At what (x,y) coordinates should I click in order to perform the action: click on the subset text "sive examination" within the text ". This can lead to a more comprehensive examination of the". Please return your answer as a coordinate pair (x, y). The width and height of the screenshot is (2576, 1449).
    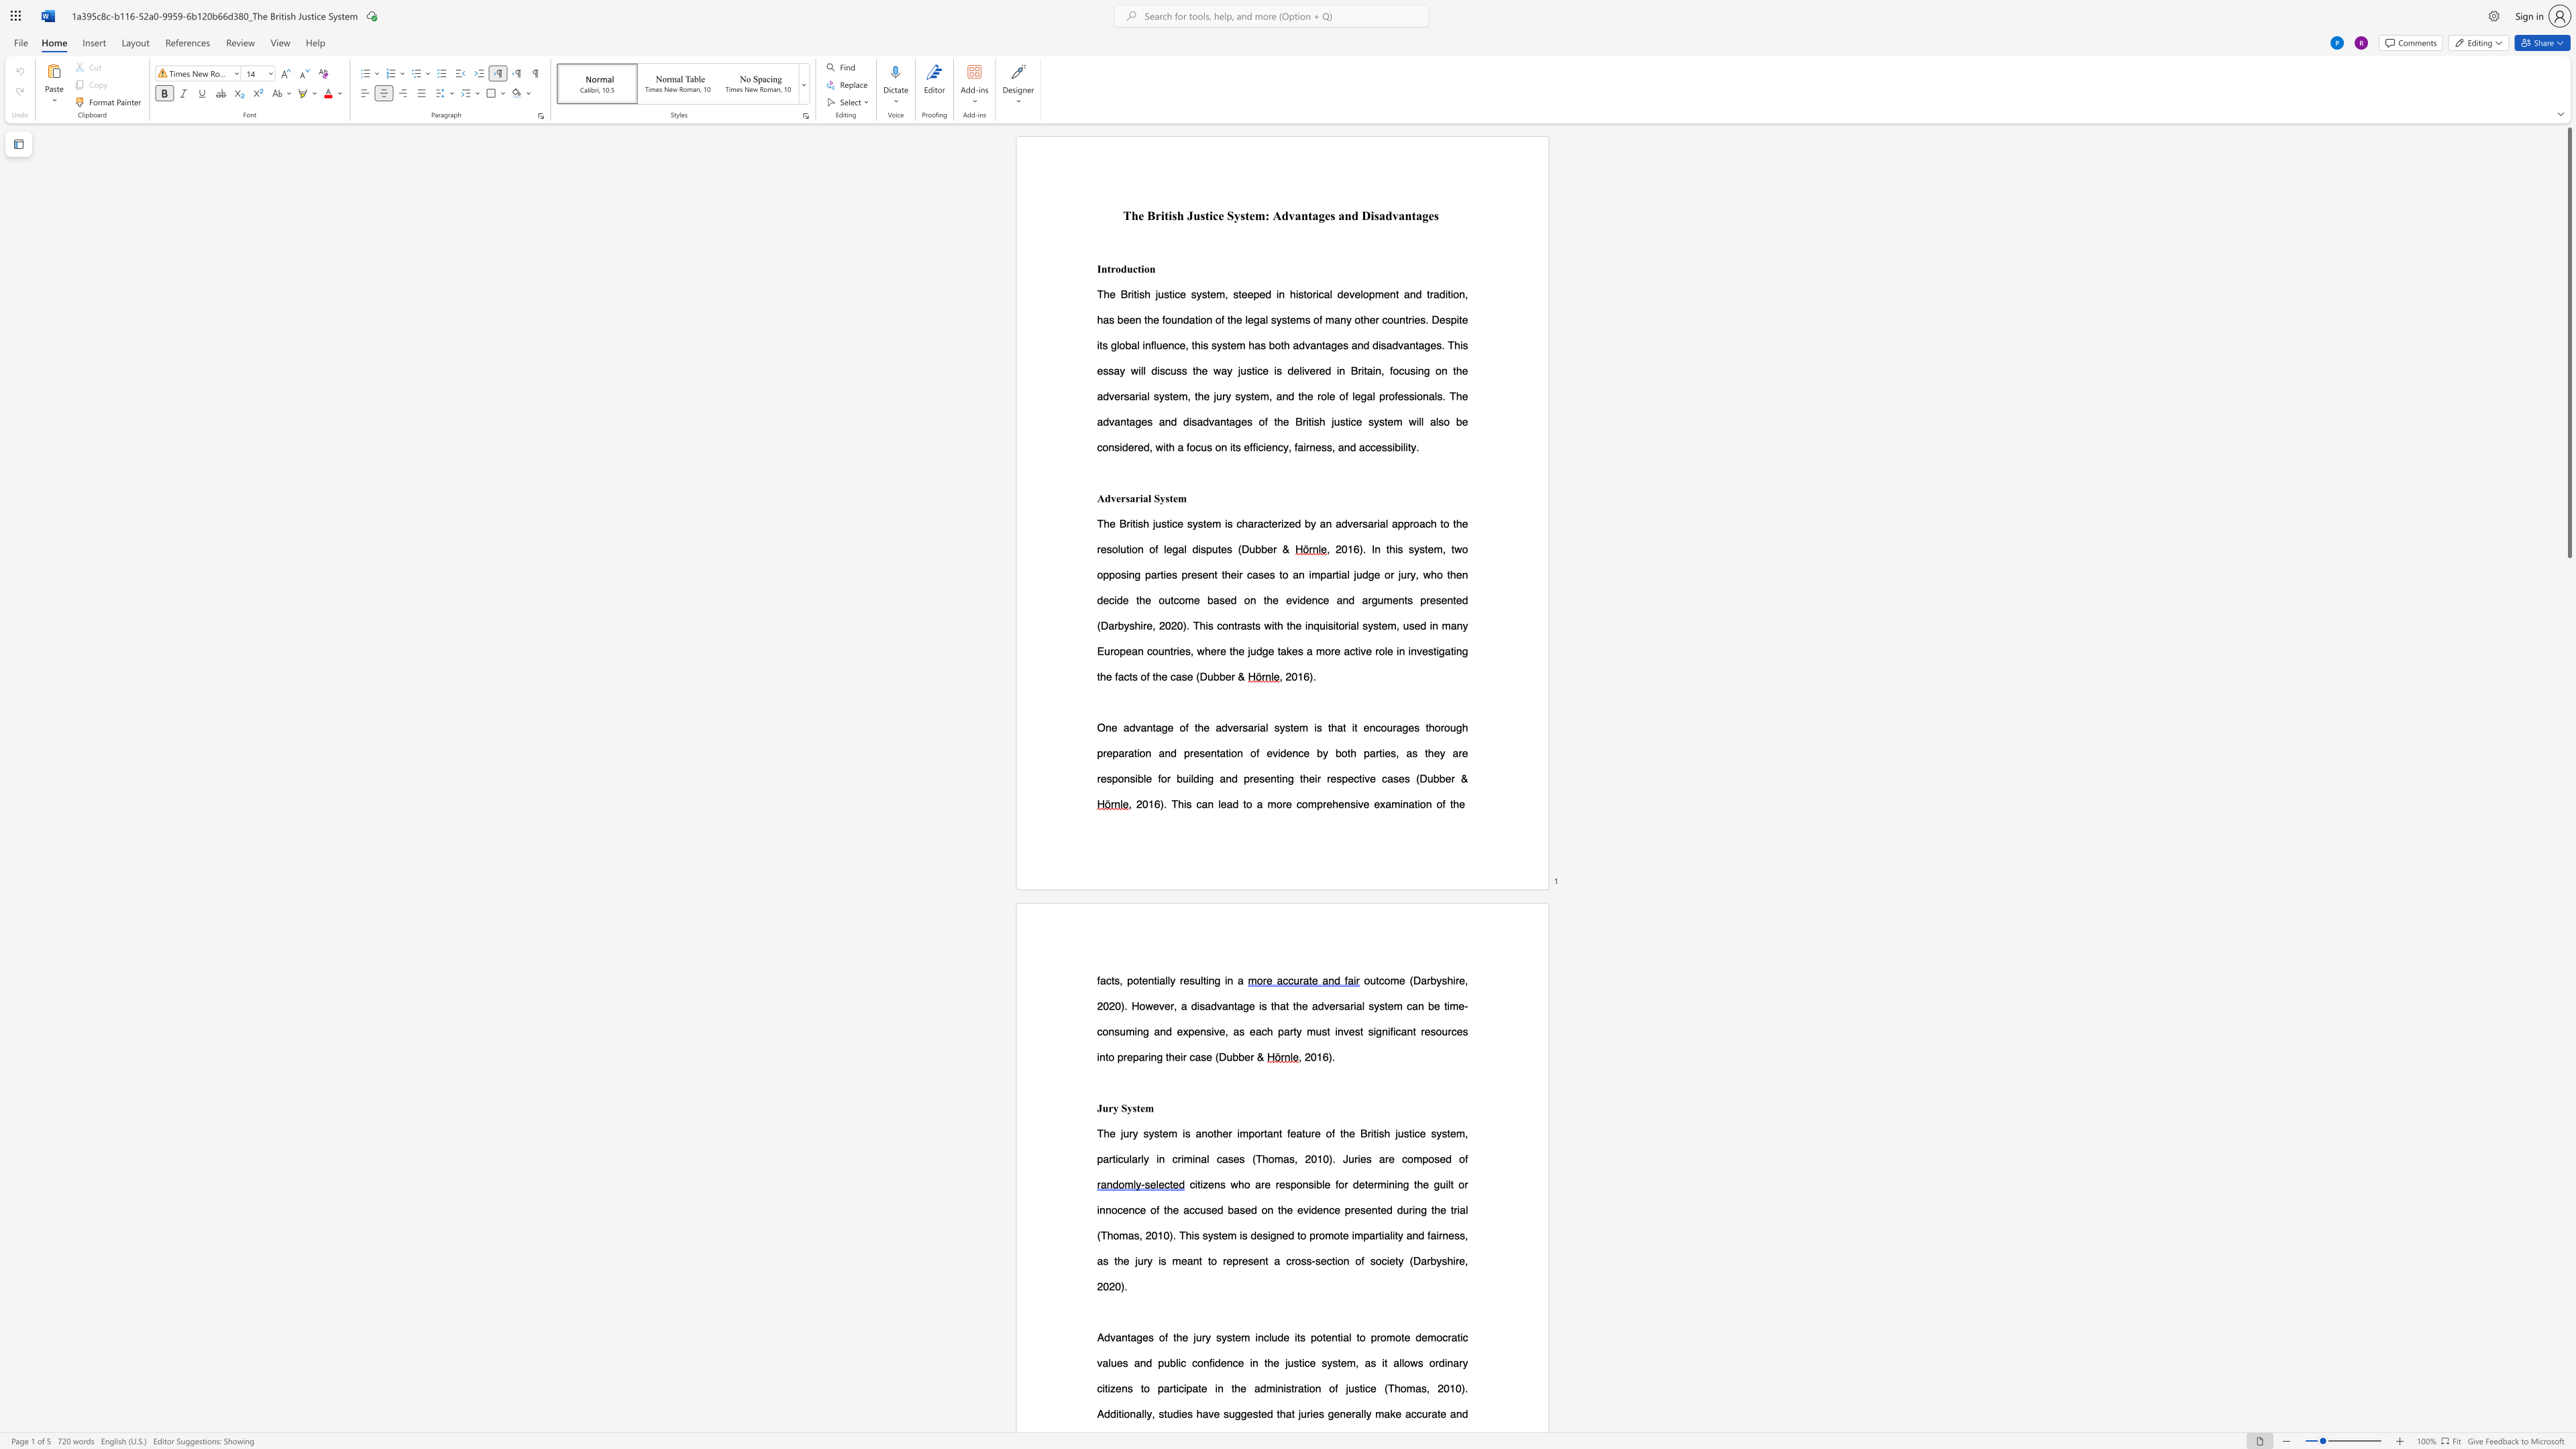
    Looking at the image, I should click on (1349, 804).